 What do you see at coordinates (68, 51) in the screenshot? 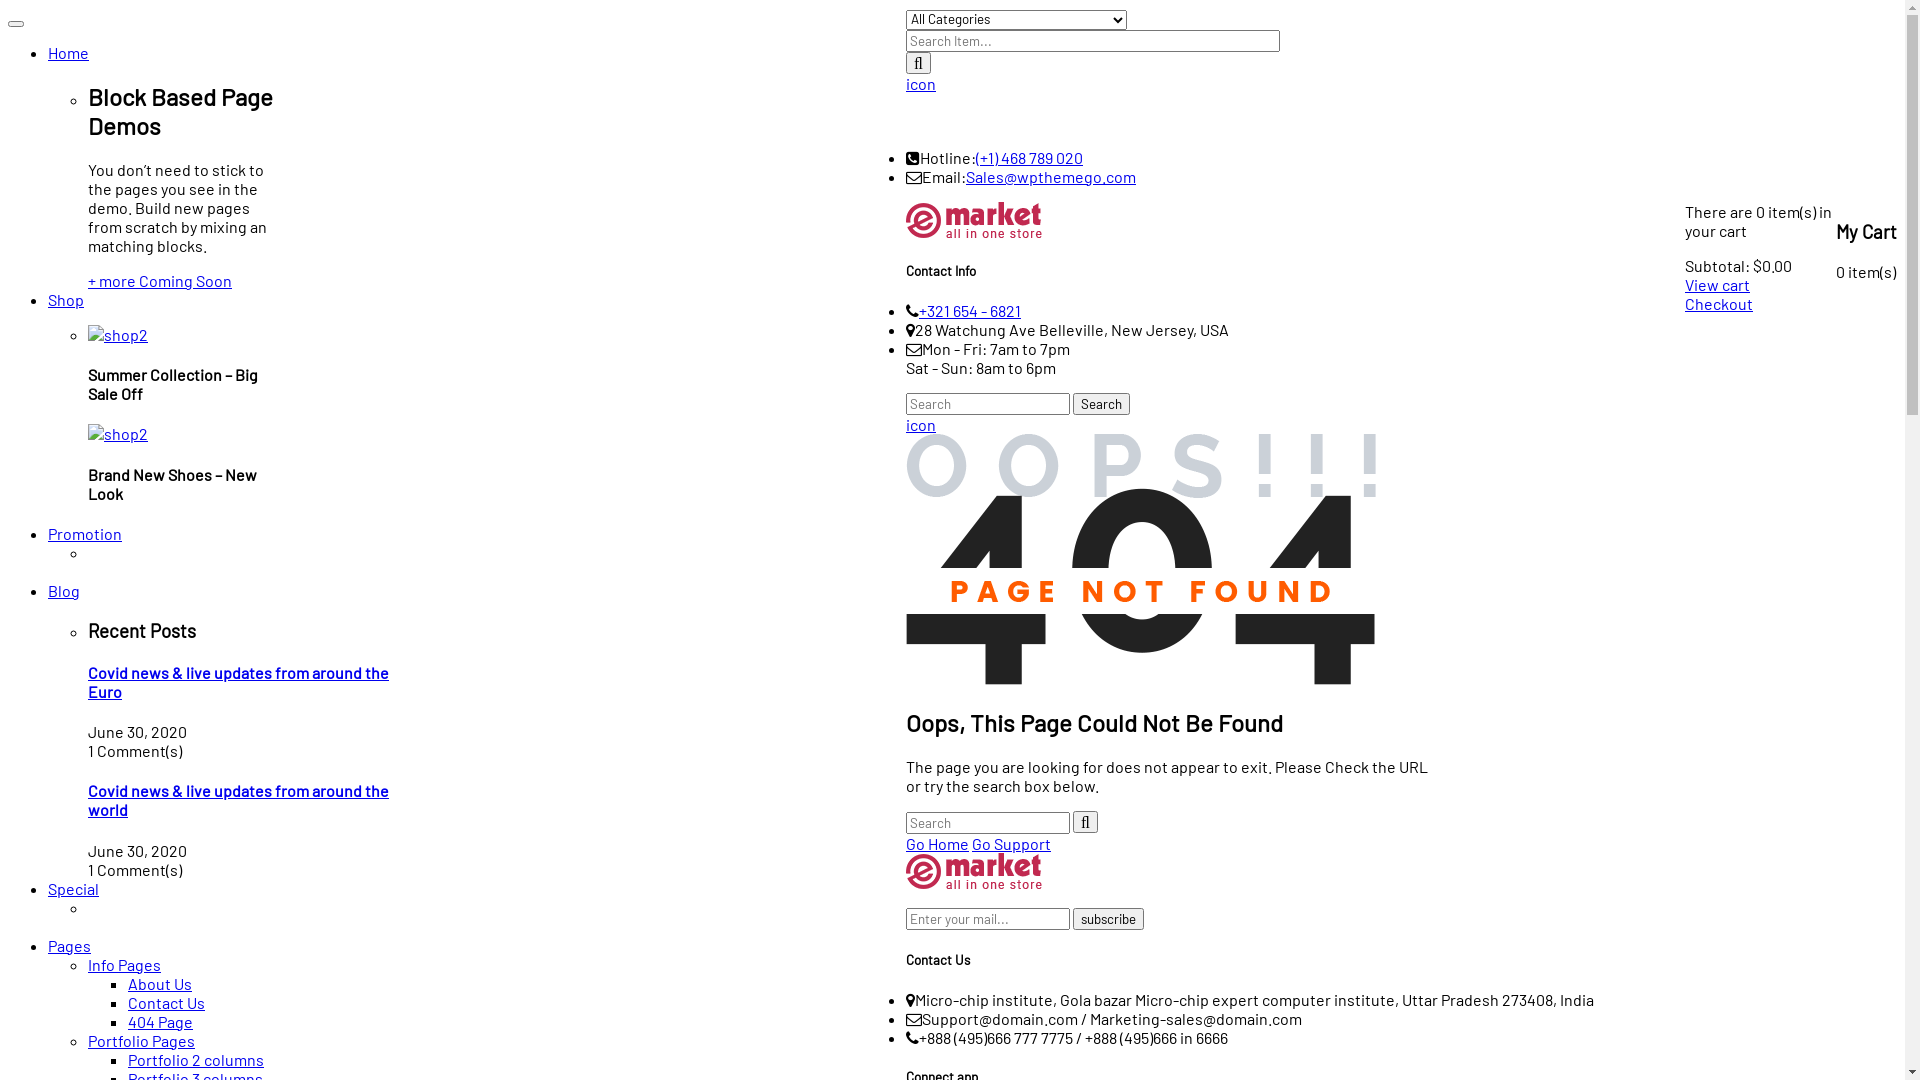
I see `'Home'` at bounding box center [68, 51].